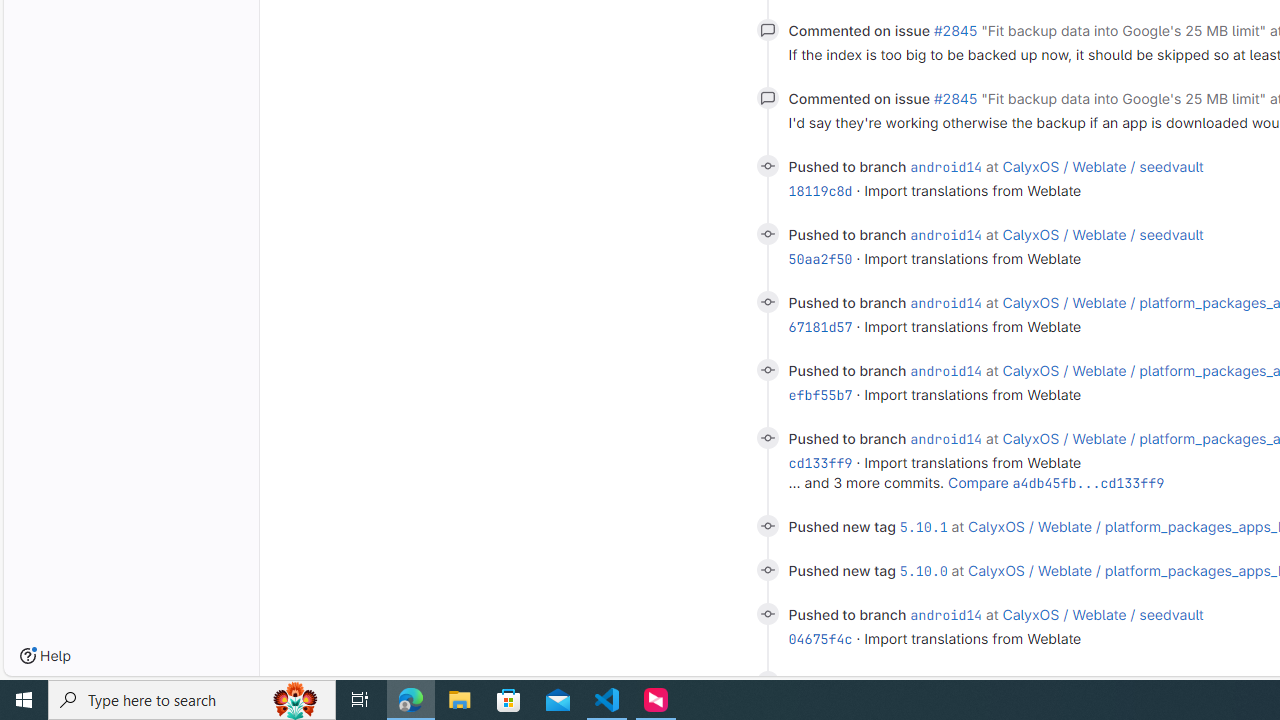 This screenshot has width=1280, height=720. What do you see at coordinates (922, 525) in the screenshot?
I see `'5.10.1'` at bounding box center [922, 525].